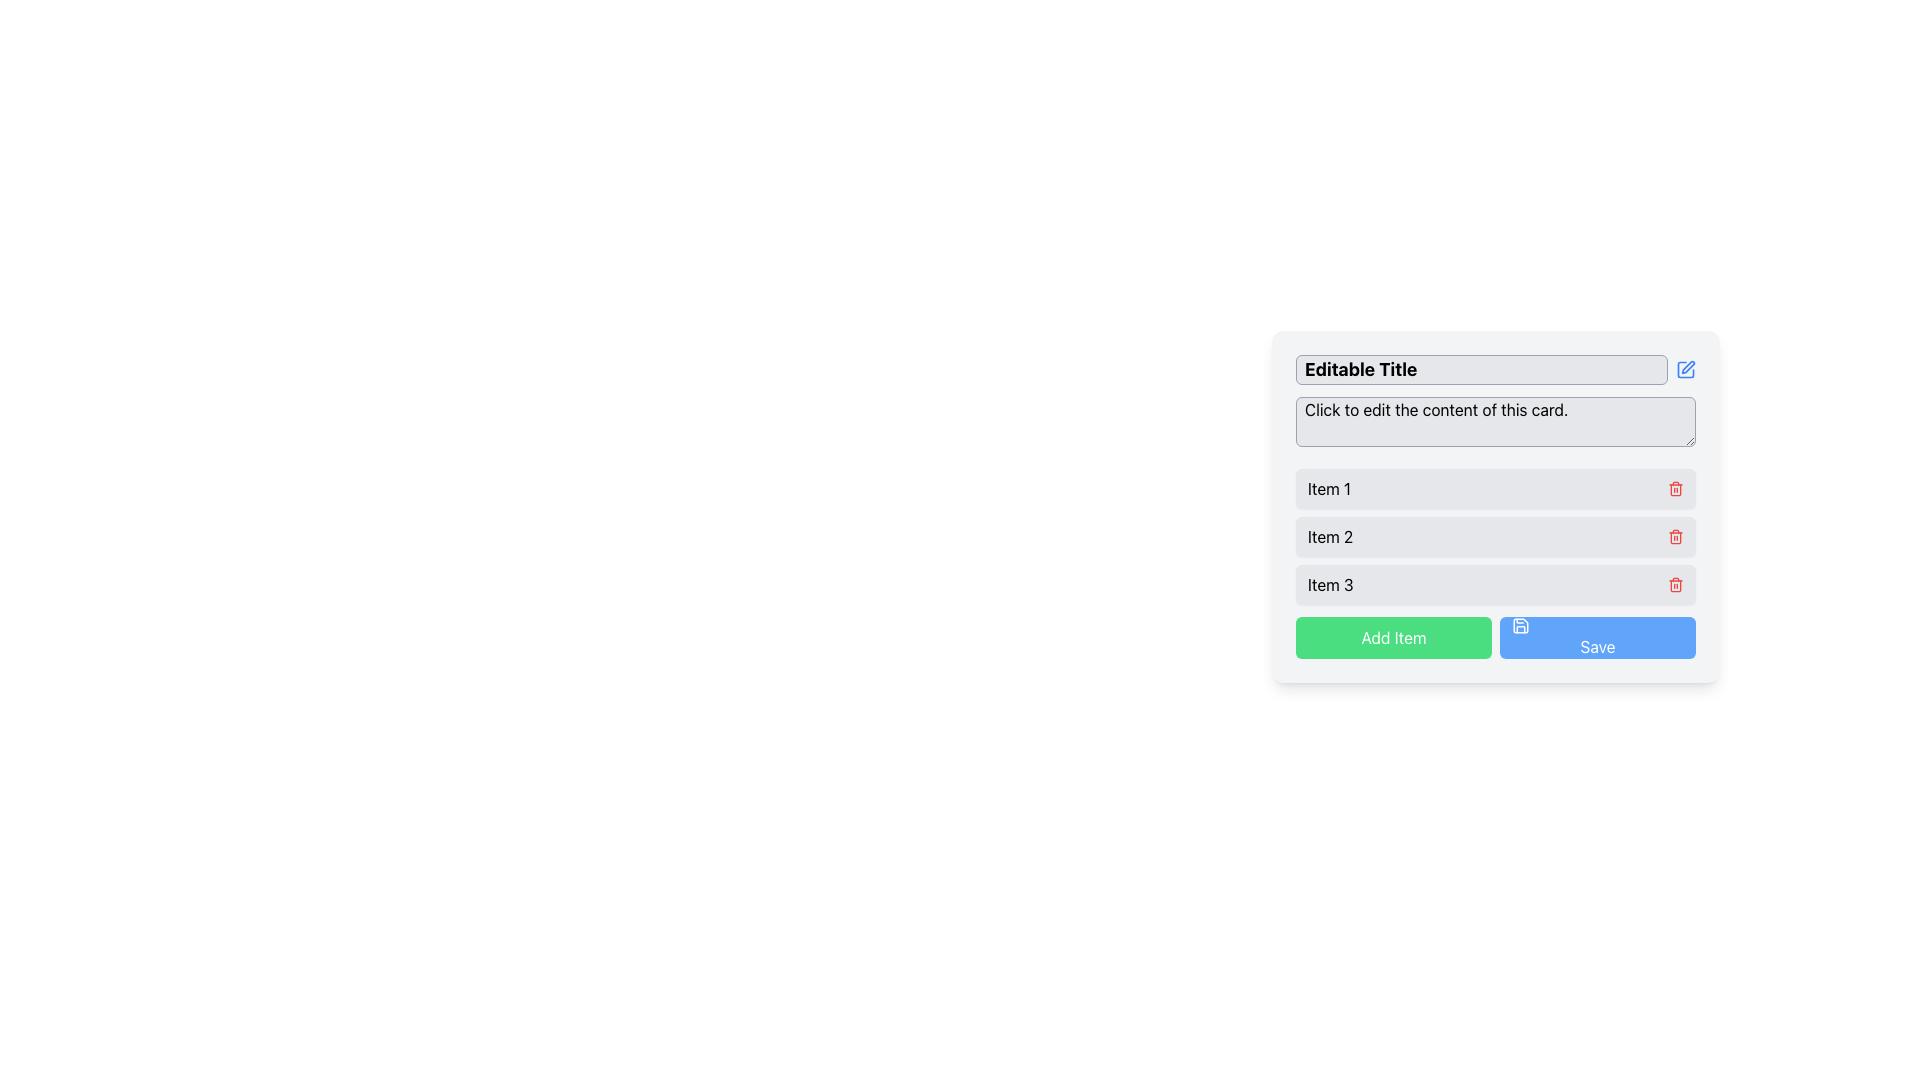 This screenshot has width=1920, height=1080. I want to click on the right vertical edge of the trash bin icon, which indicates the delete function for the associated list item, so click(1675, 489).